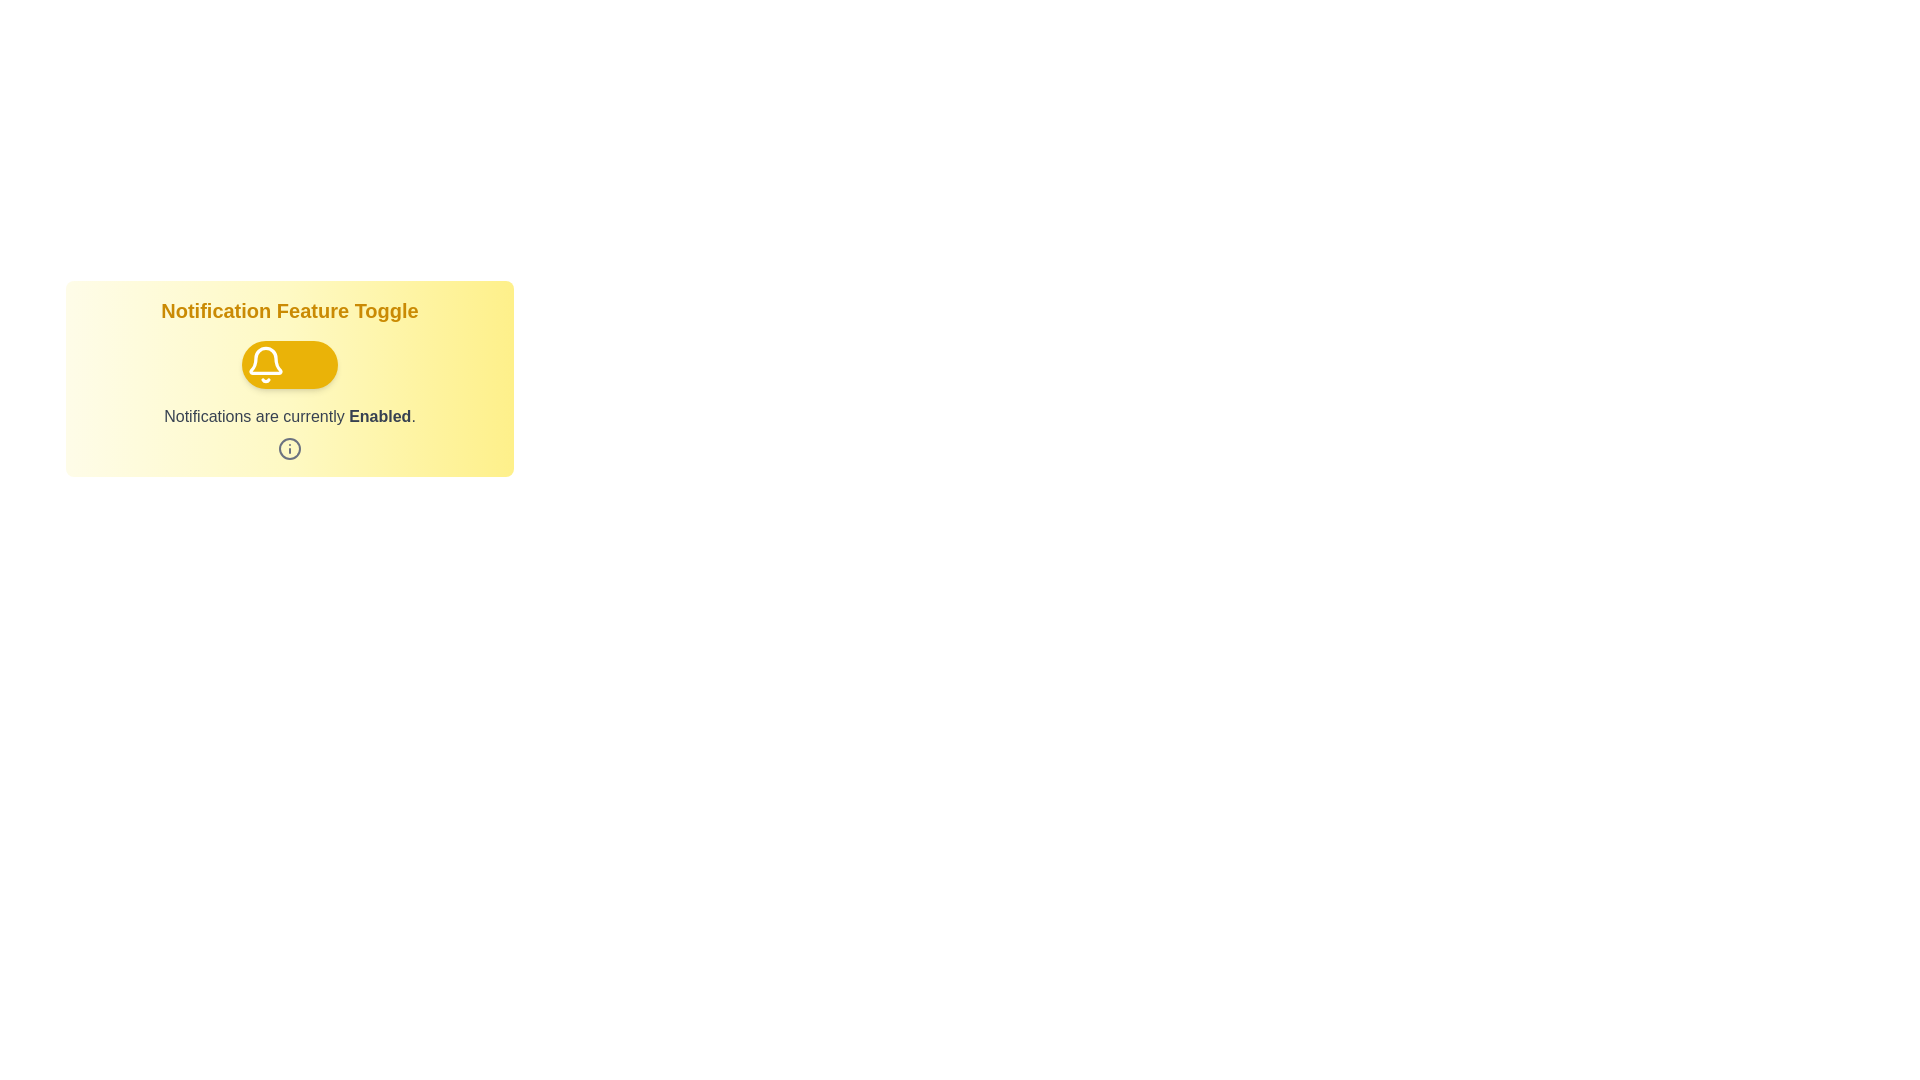 This screenshot has height=1080, width=1920. What do you see at coordinates (288, 415) in the screenshot?
I see `the text label that reads 'Notifications are currently Enabled.' which is styled in gray font and is located centrally below an active toggle switch` at bounding box center [288, 415].